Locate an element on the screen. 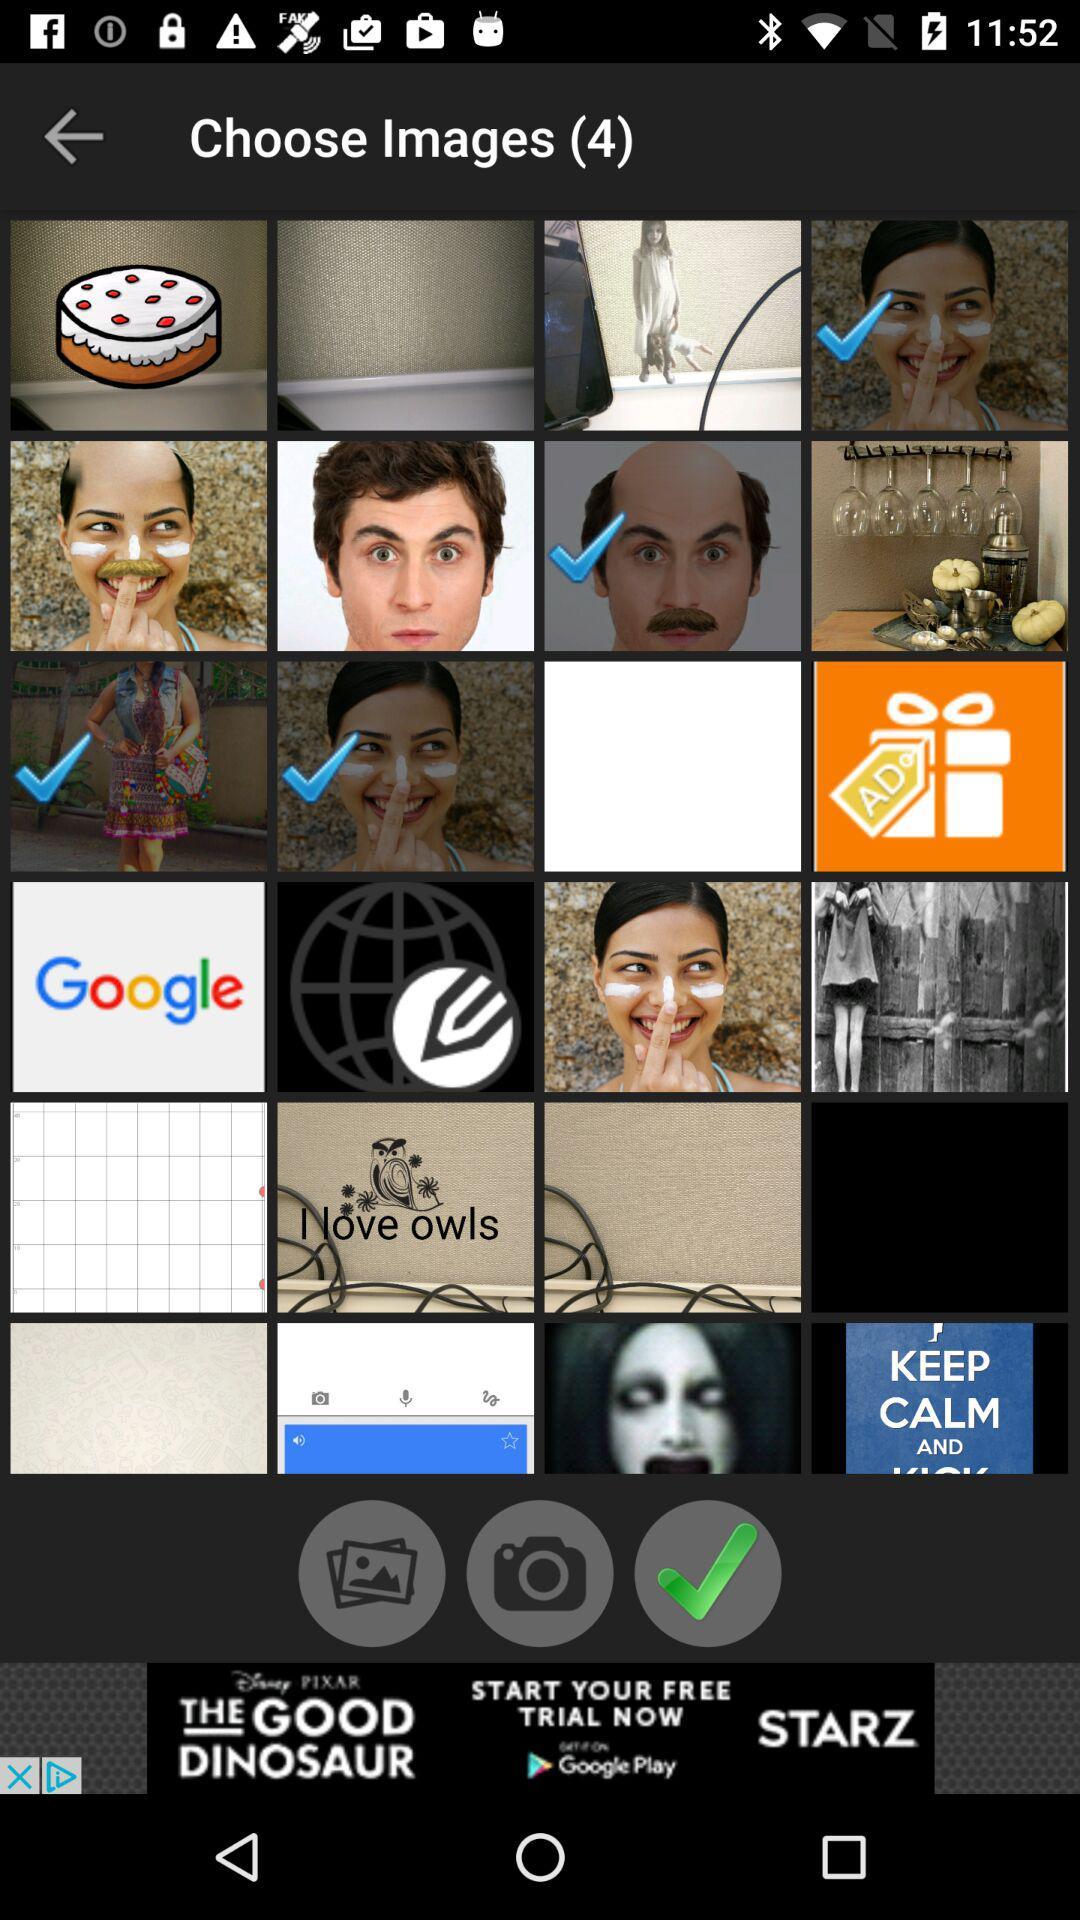 The height and width of the screenshot is (1920, 1080). photo/image selection is located at coordinates (939, 325).